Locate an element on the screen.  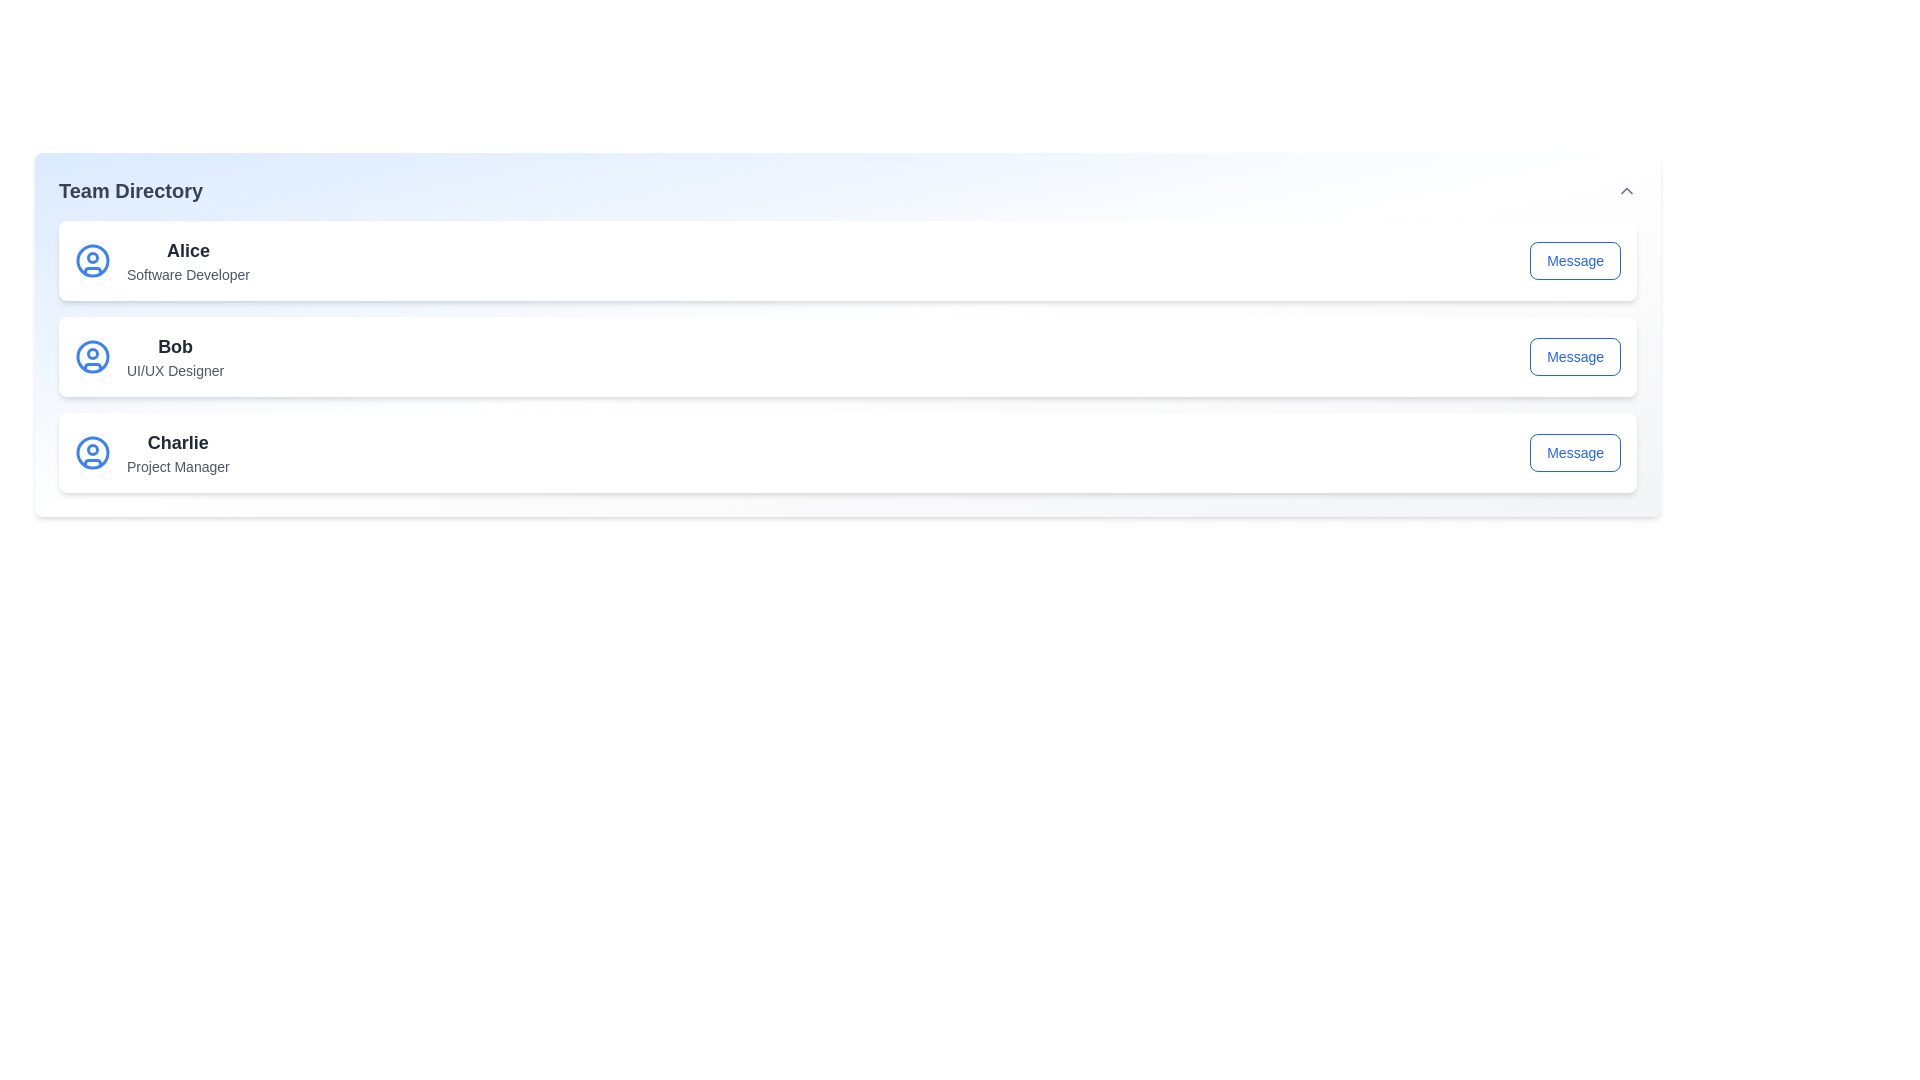
the small, interactive upward-pointing chevron icon located at the upper right corner of the 'Team Directory' header bar is located at coordinates (1627, 191).